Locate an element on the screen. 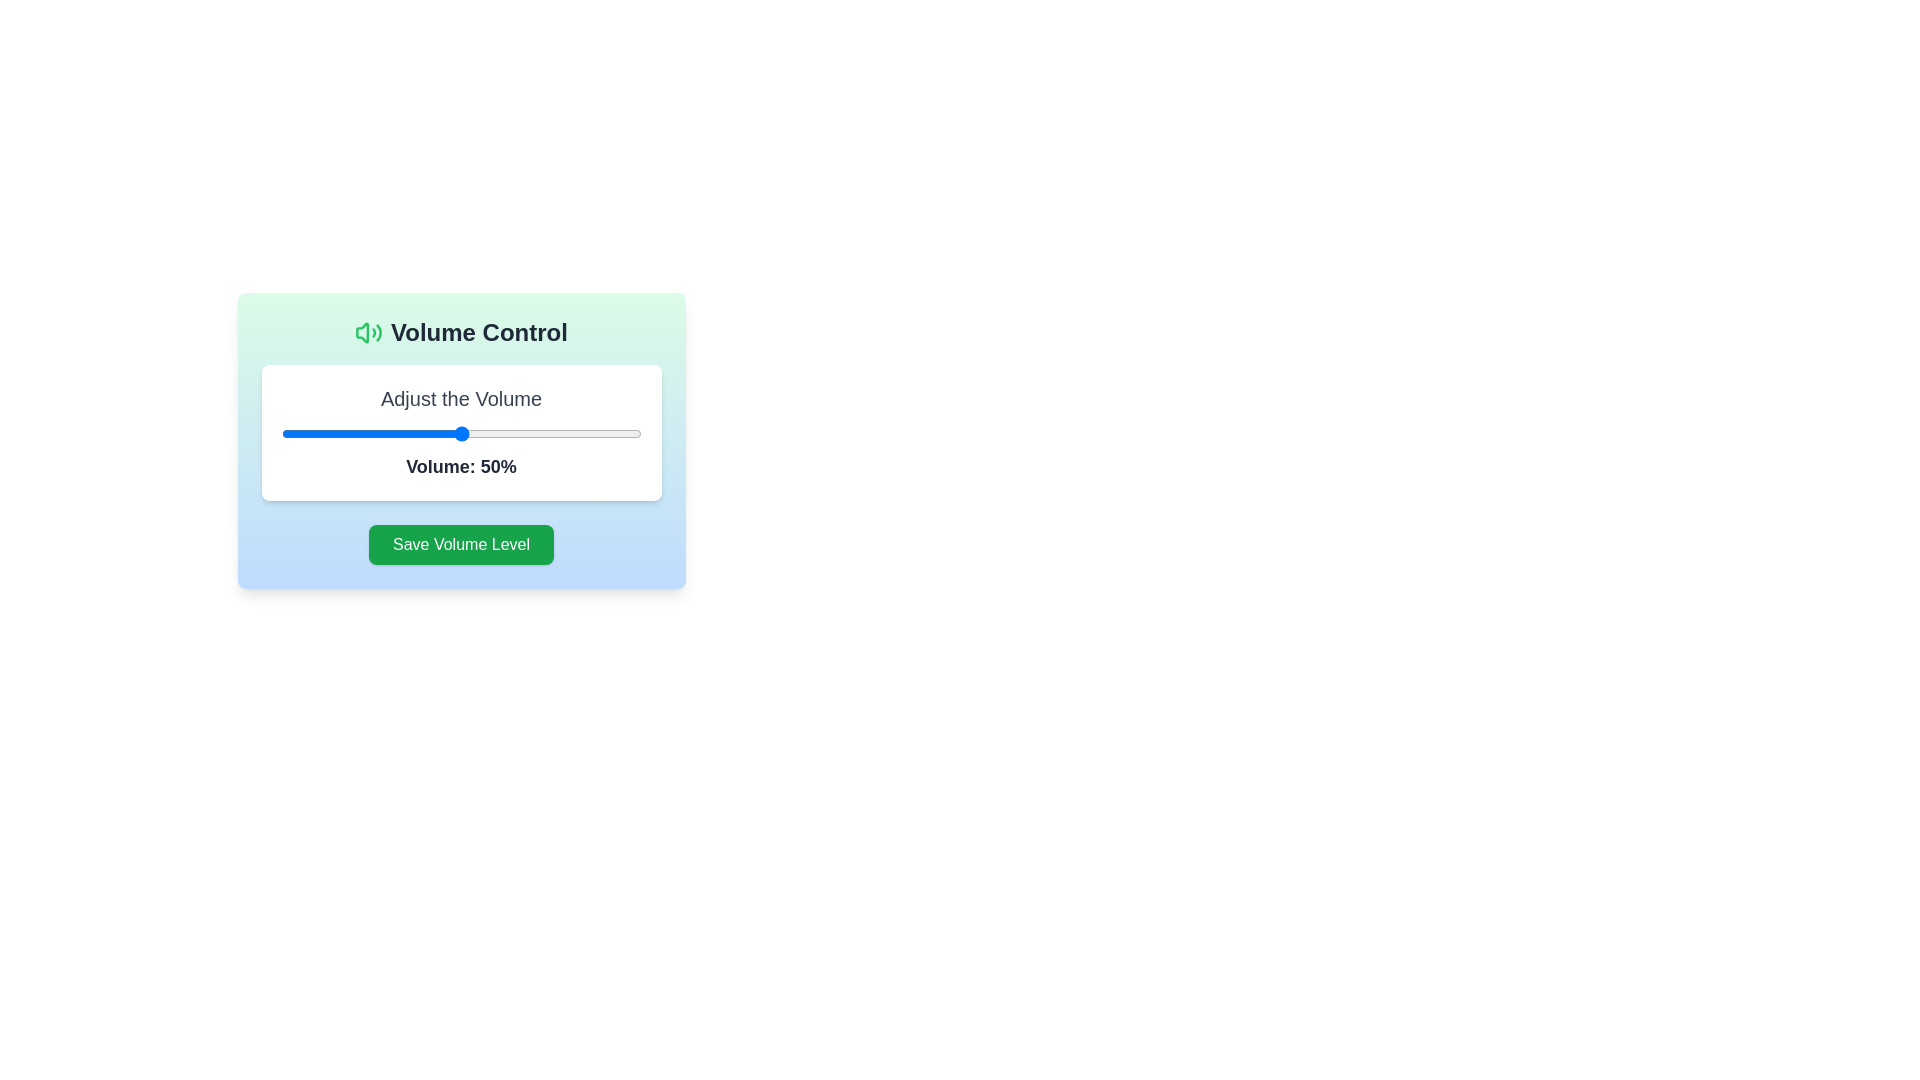 This screenshot has height=1080, width=1920. the volume slider to set the volume to 92% is located at coordinates (611, 433).